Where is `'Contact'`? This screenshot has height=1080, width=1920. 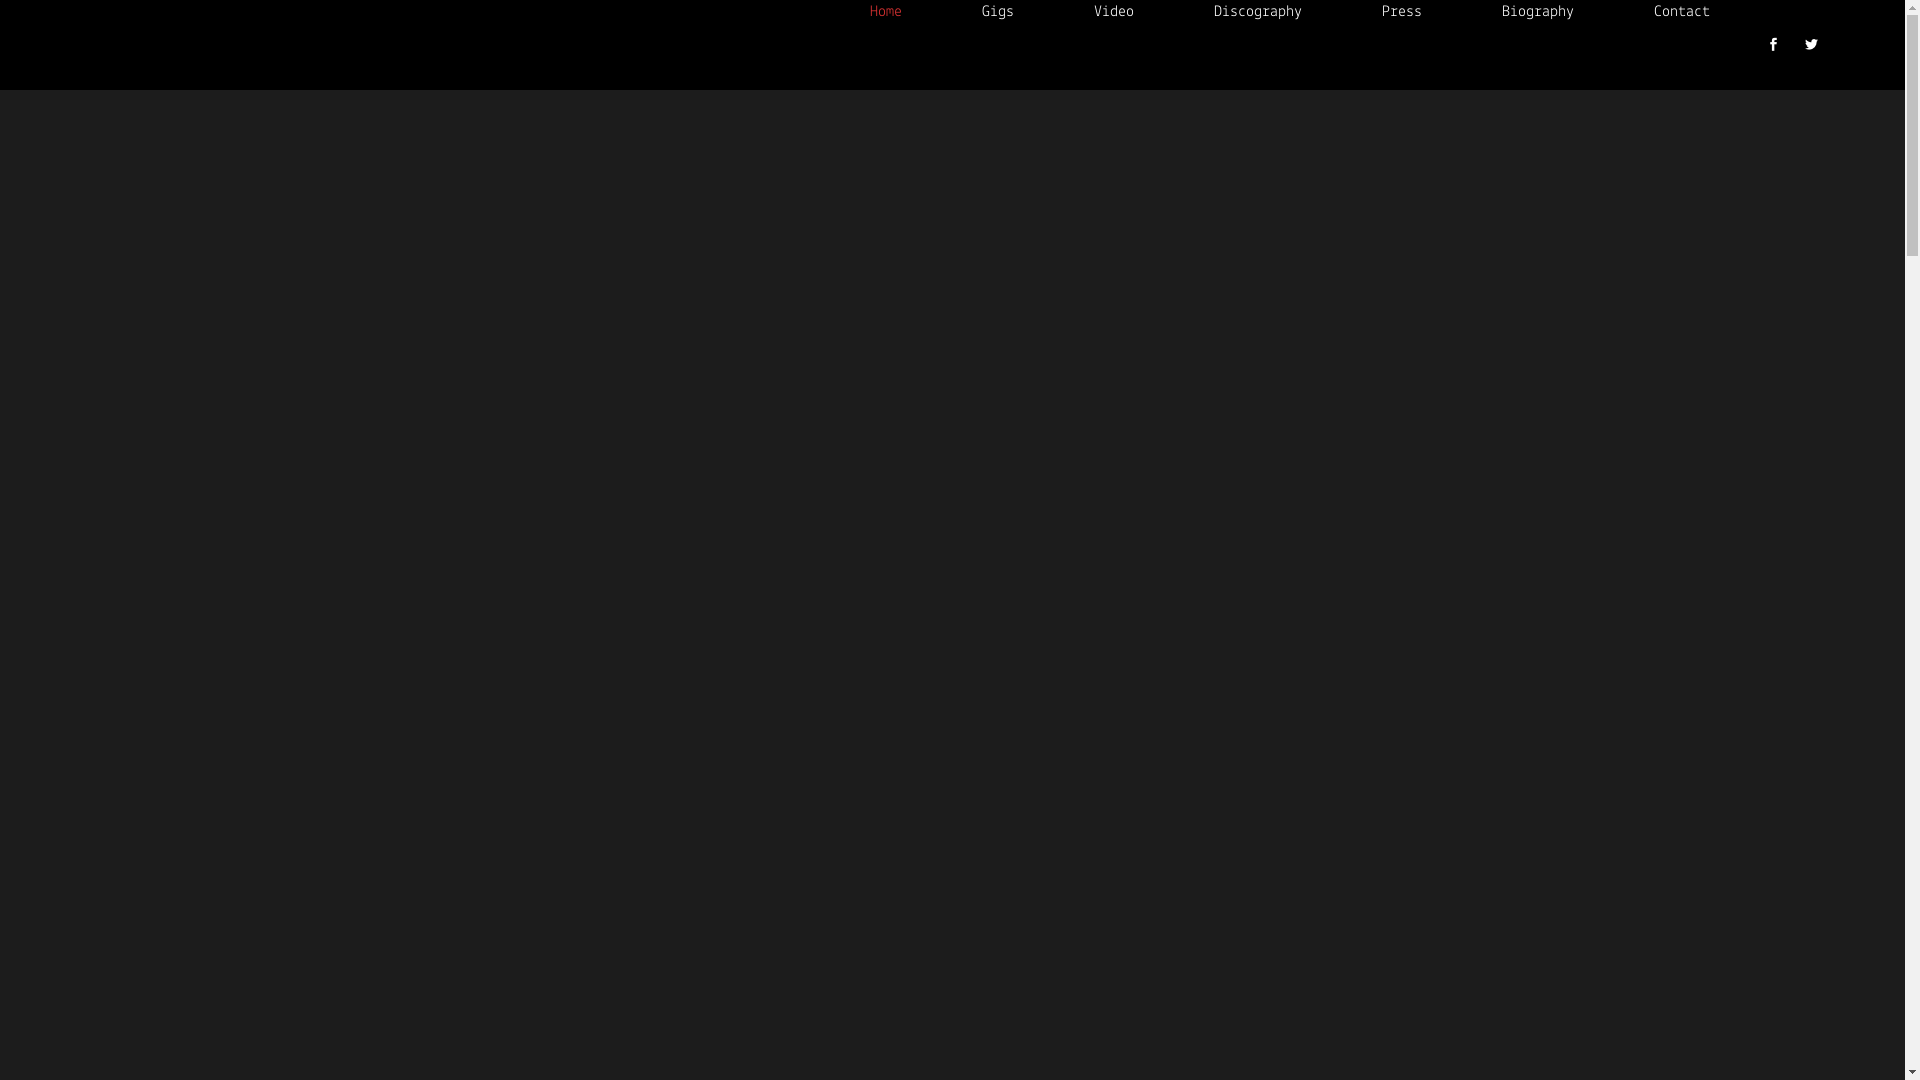 'Contact' is located at coordinates (1680, 11).